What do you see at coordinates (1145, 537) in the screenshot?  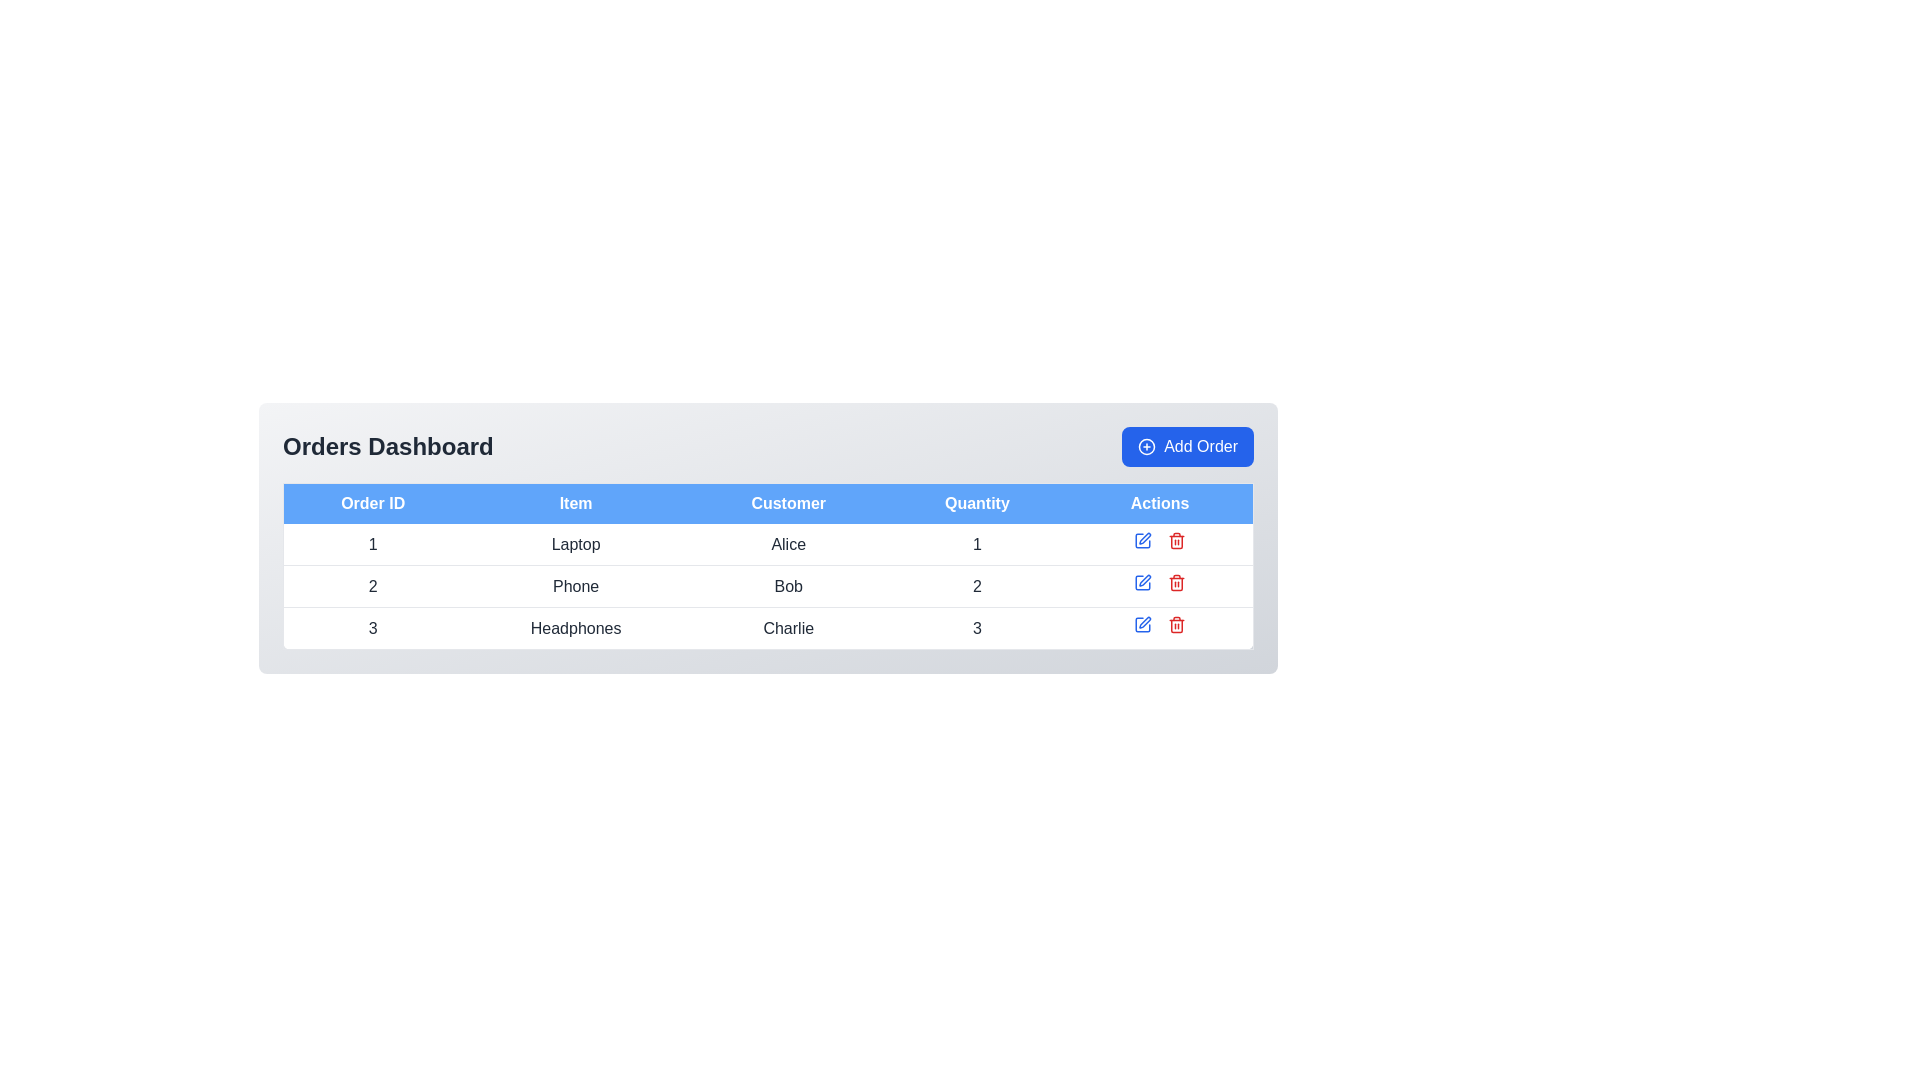 I see `the edit icon located in the 'Actions' column for the 'Phone' item, which resembles a pen writing on a square, to trigger a tooltip or visual feedback` at bounding box center [1145, 537].